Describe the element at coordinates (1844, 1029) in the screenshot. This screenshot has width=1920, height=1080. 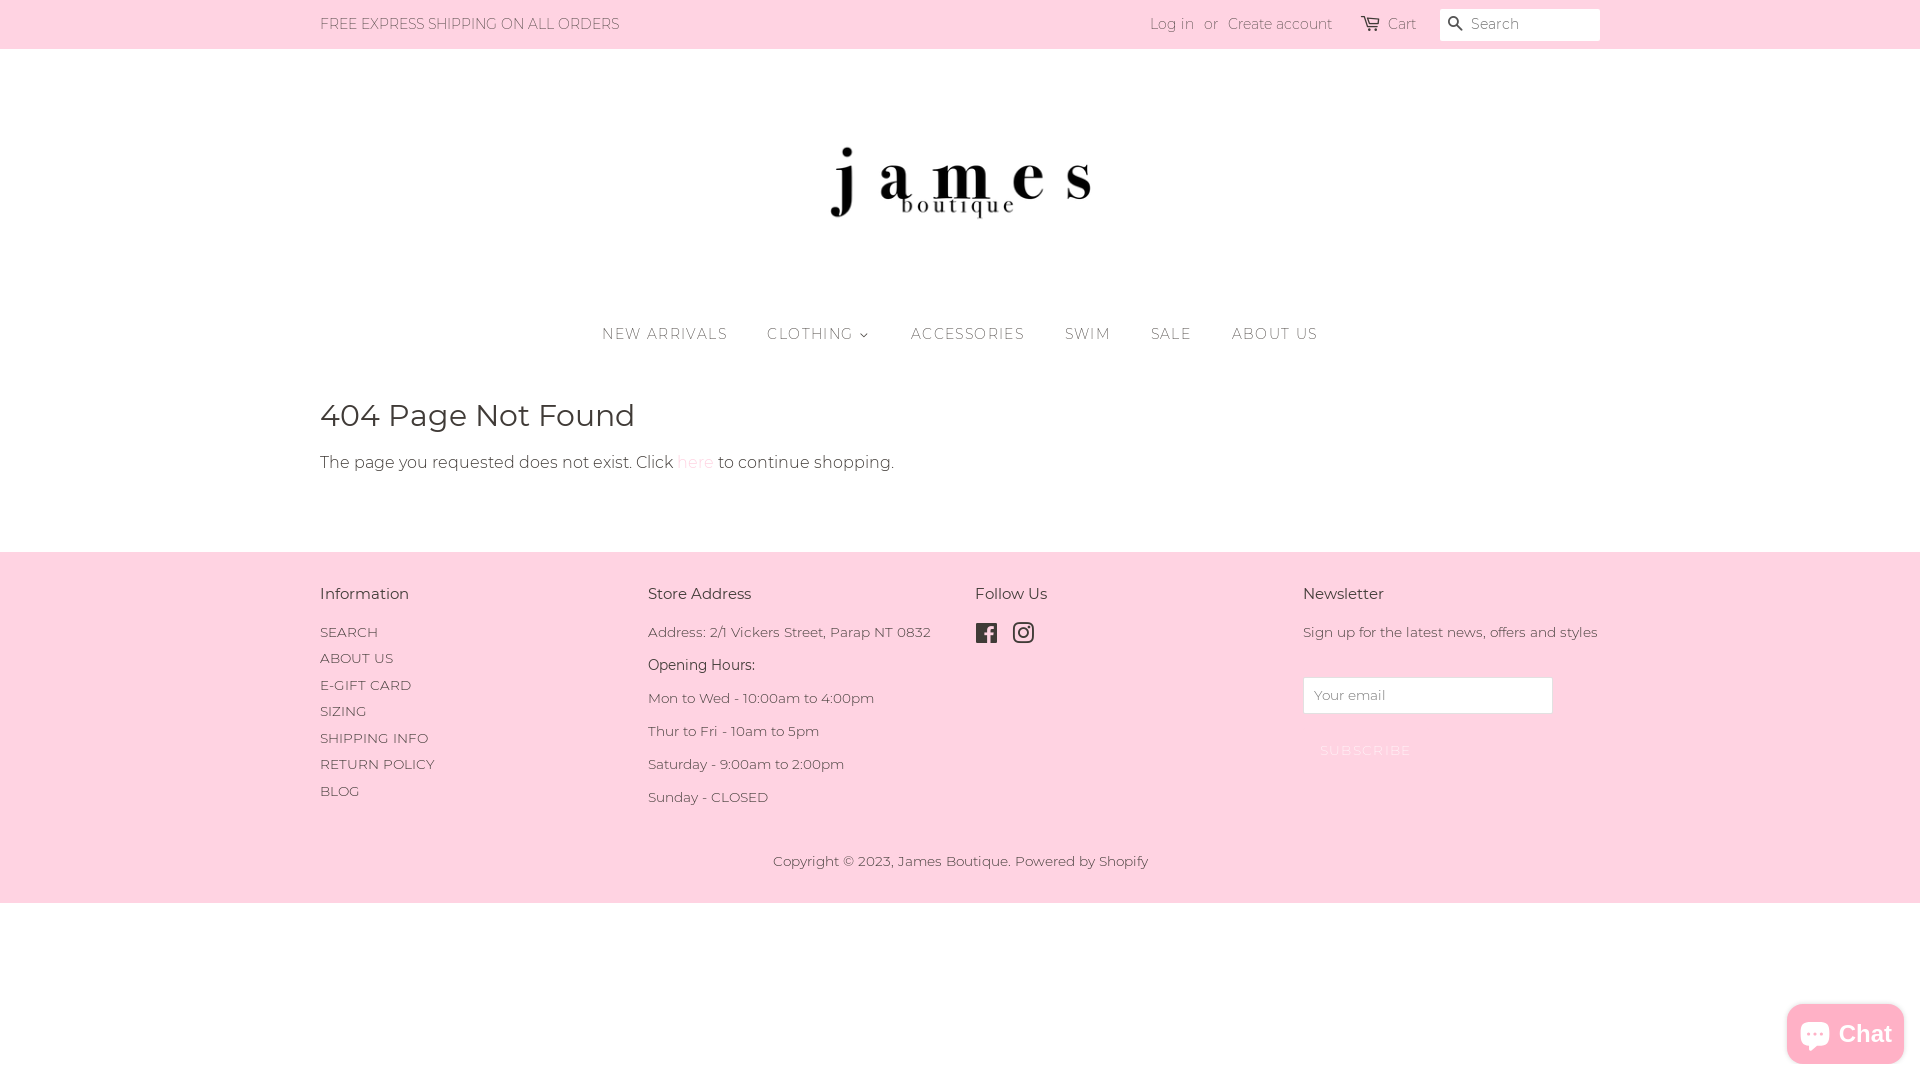
I see `'Shopify online store chat'` at that location.